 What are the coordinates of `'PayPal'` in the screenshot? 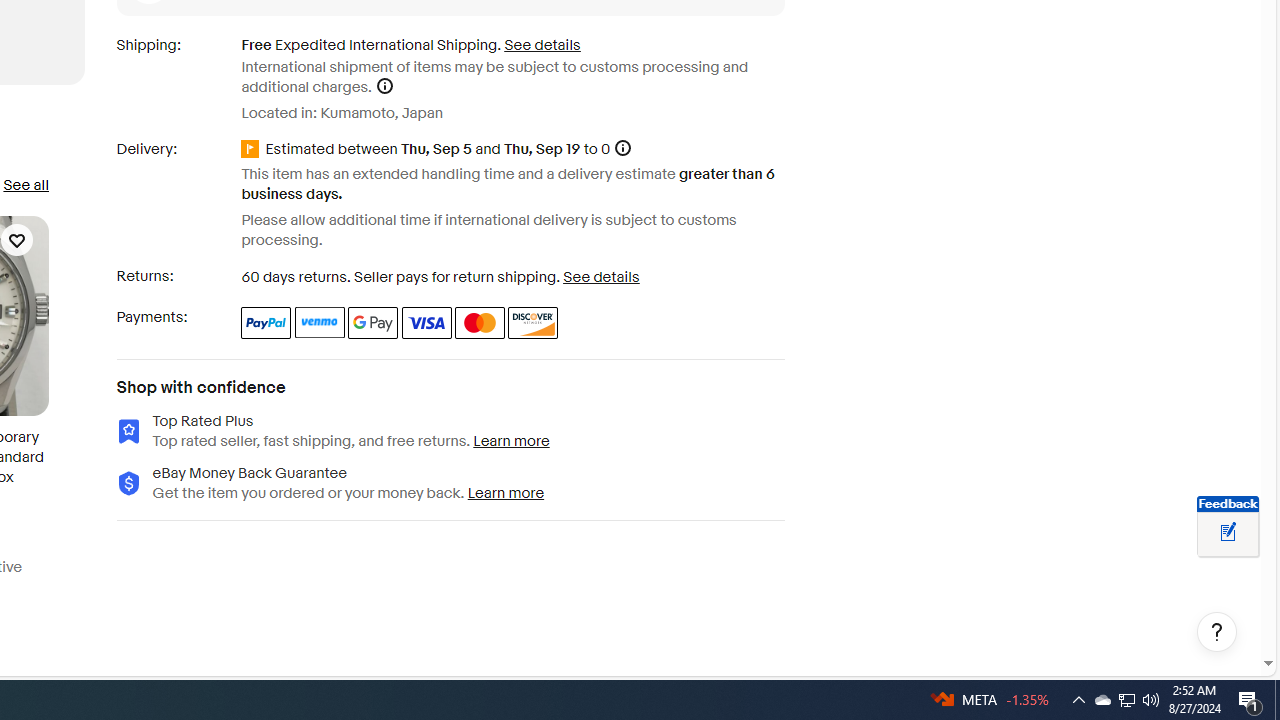 It's located at (265, 321).